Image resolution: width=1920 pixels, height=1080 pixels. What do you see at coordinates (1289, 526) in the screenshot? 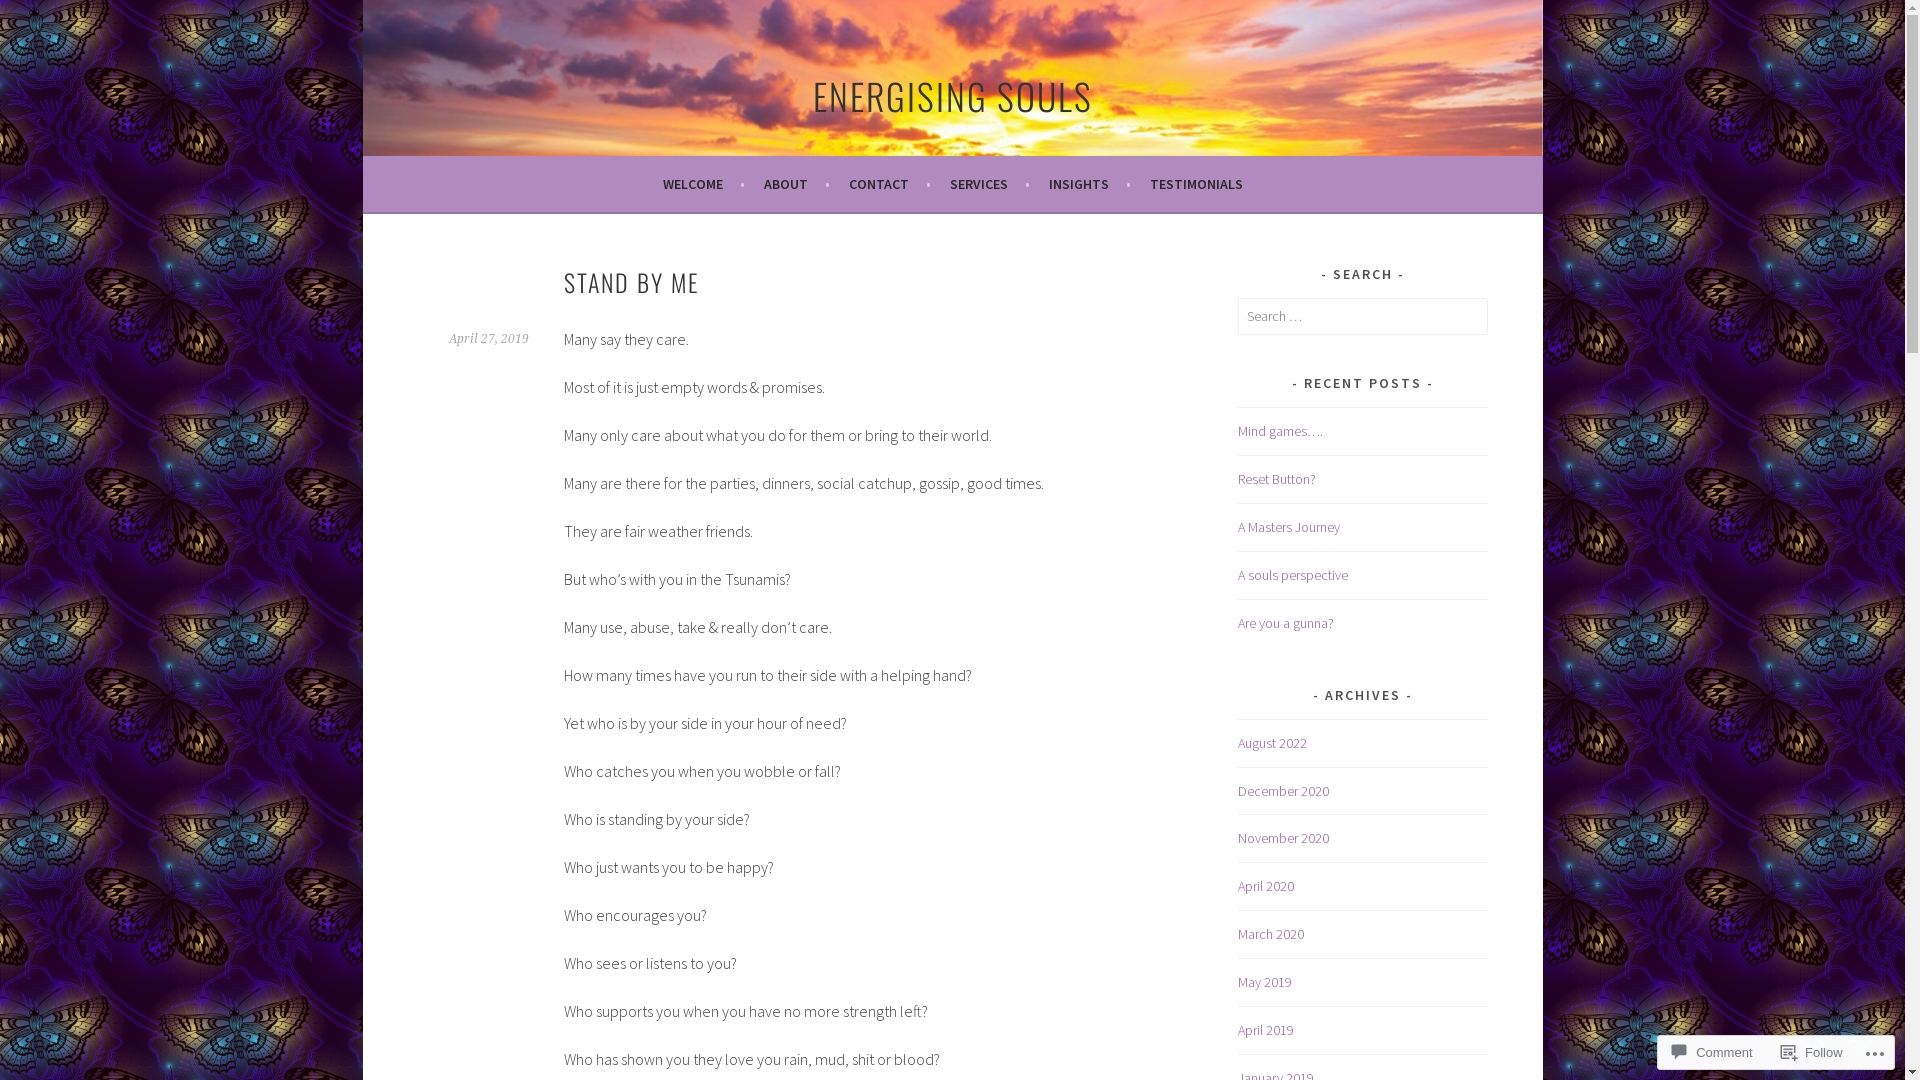
I see `'A Masters Journey'` at bounding box center [1289, 526].